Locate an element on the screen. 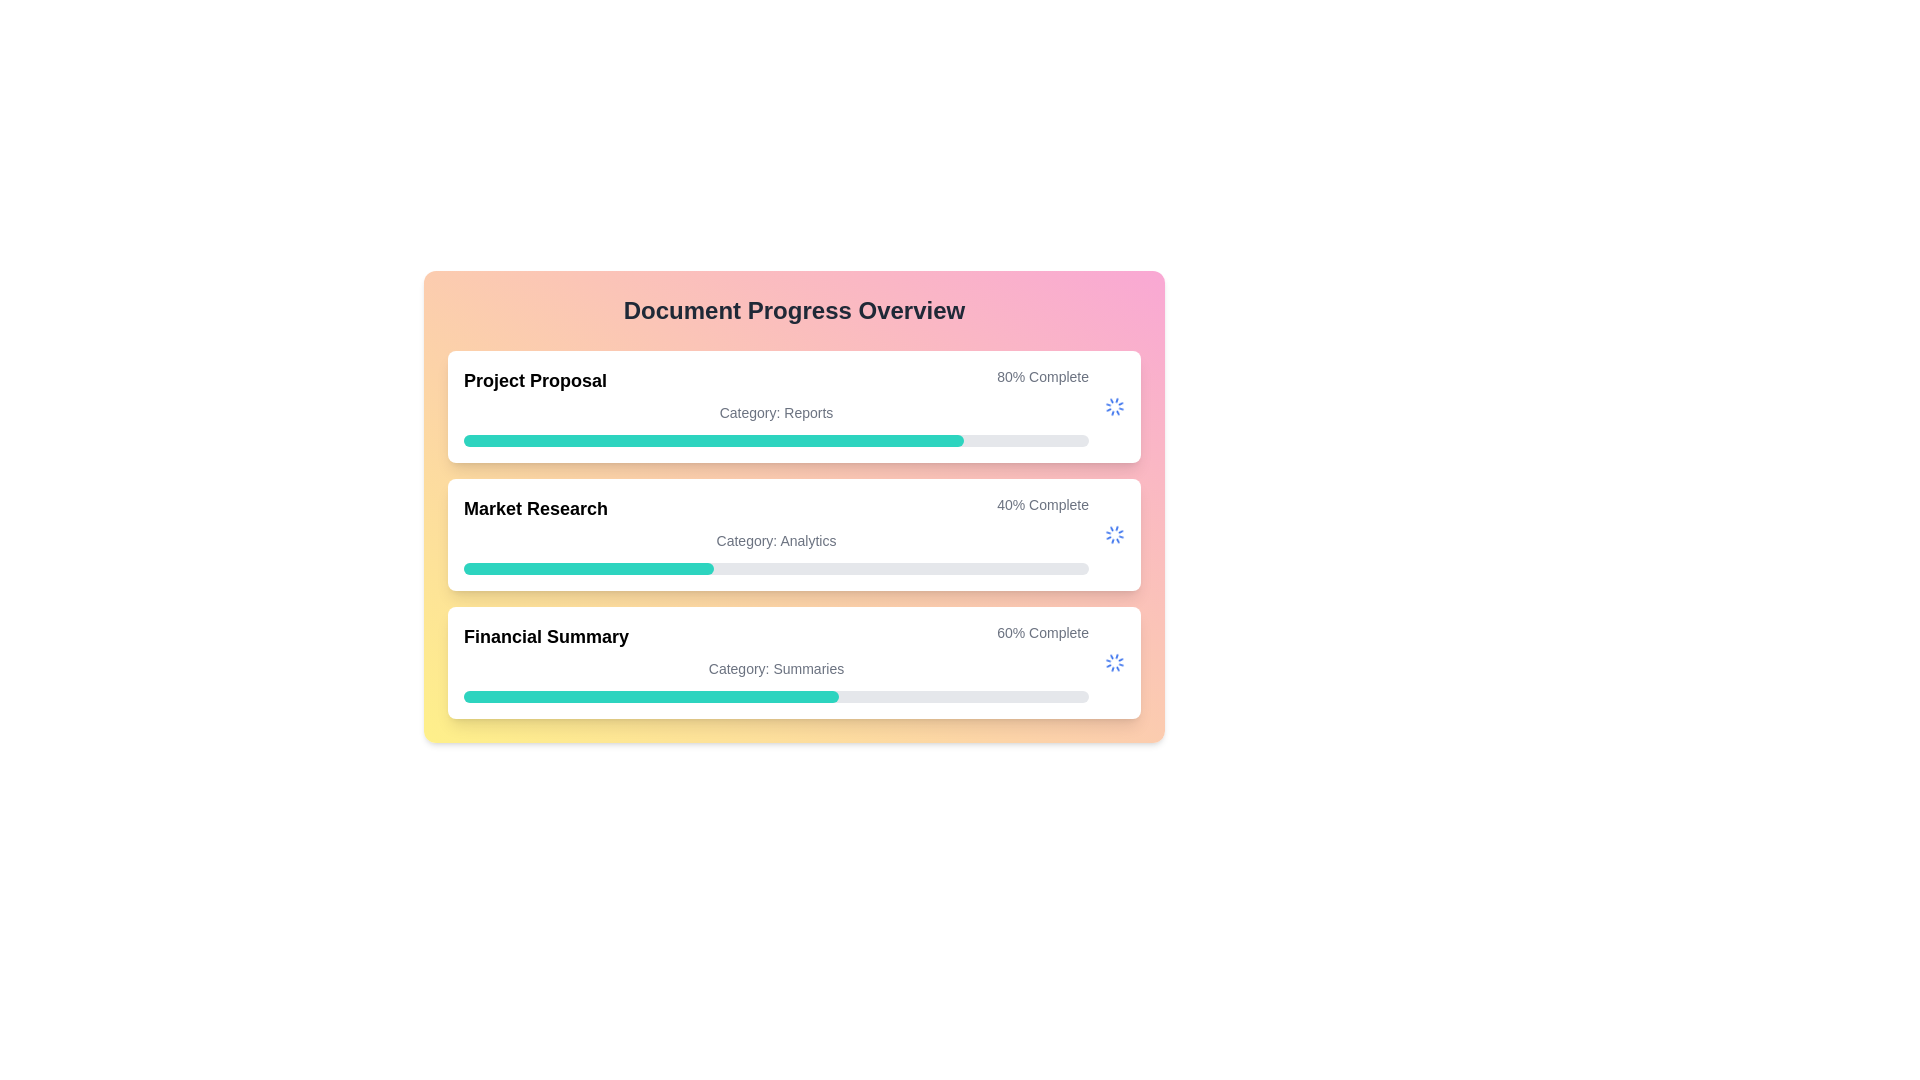 The width and height of the screenshot is (1920, 1080). the horizontal progress bar within the 'Financial Summary' card, located below the 'Category: Summaries' text, which shows a 60% completion level is located at coordinates (775, 696).